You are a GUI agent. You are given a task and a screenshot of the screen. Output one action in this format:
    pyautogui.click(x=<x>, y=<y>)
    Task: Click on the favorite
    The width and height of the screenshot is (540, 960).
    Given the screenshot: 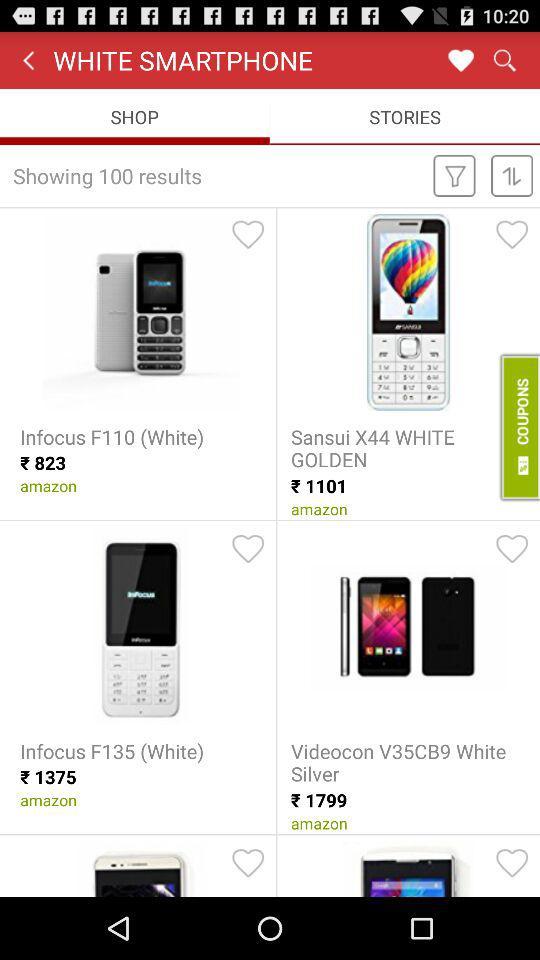 What is the action you would take?
    pyautogui.click(x=512, y=862)
    